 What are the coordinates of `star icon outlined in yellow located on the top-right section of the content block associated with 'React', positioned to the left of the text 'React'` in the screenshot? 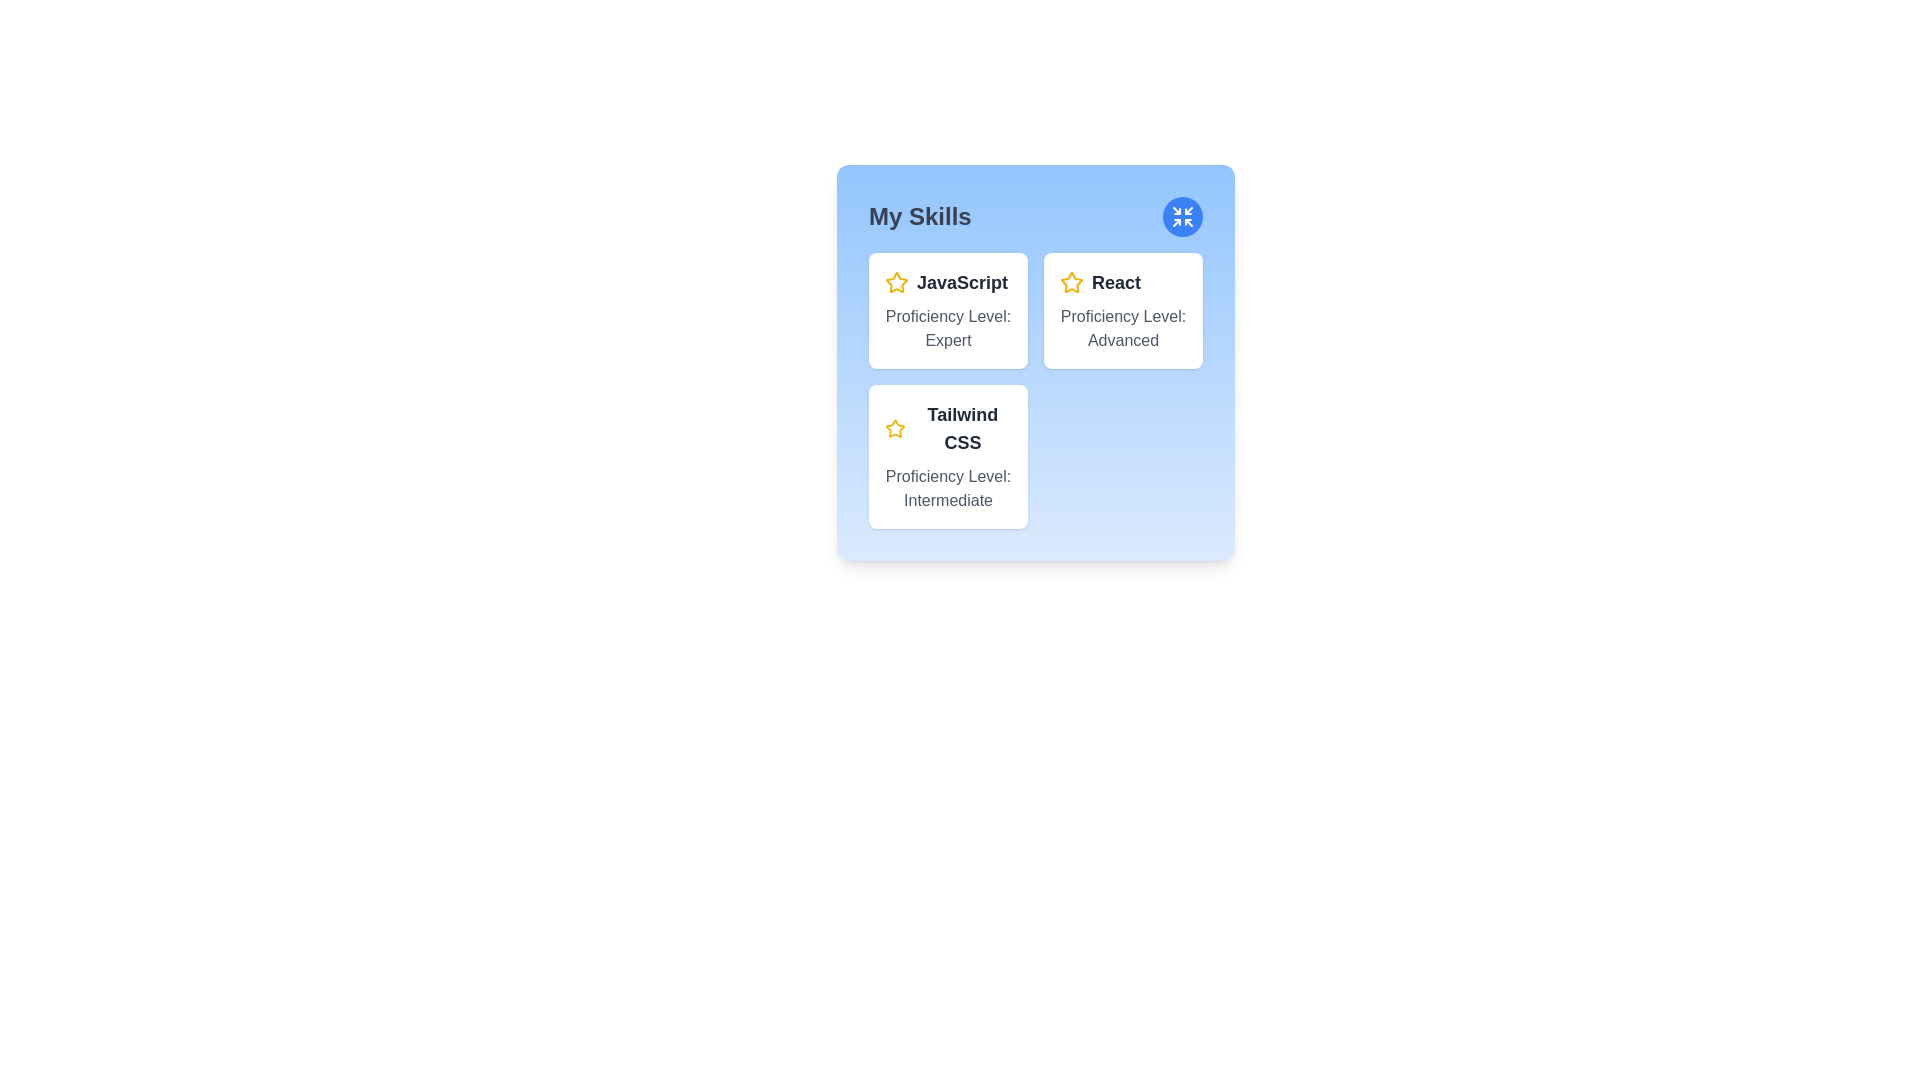 It's located at (1070, 282).